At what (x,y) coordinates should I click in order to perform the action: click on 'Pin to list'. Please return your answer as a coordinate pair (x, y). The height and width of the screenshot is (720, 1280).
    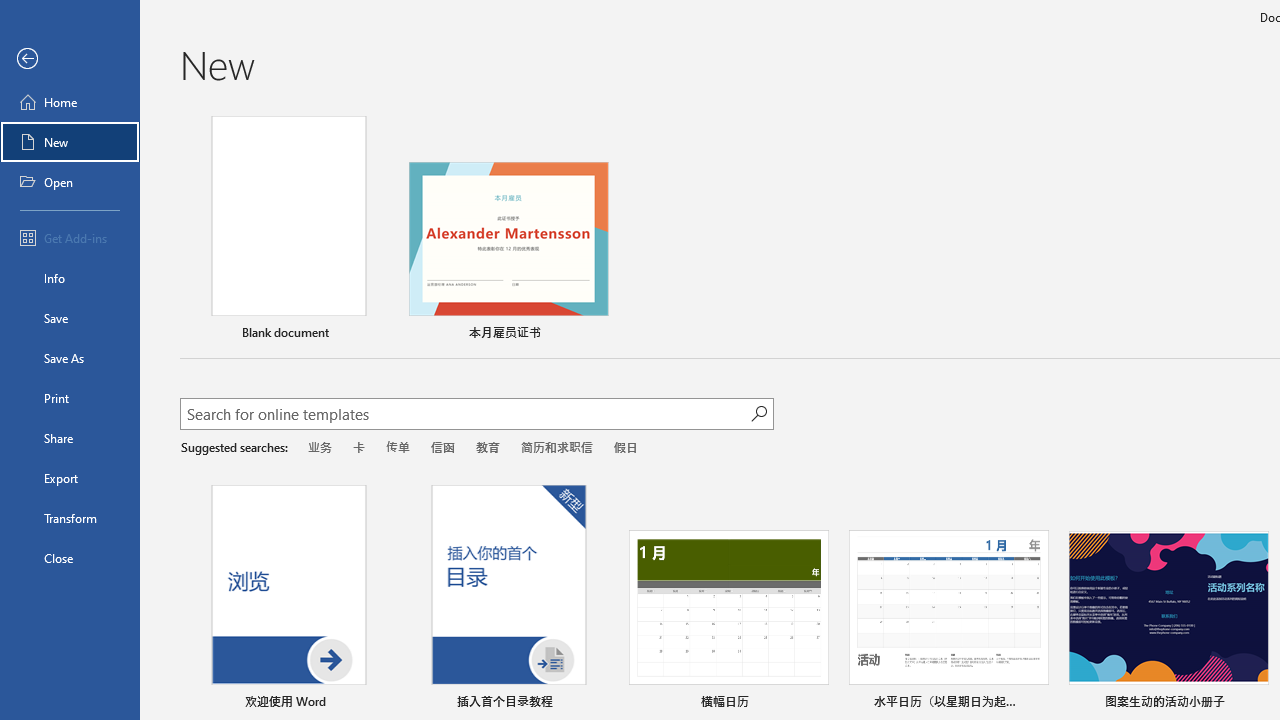
    Looking at the image, I should click on (1254, 702).